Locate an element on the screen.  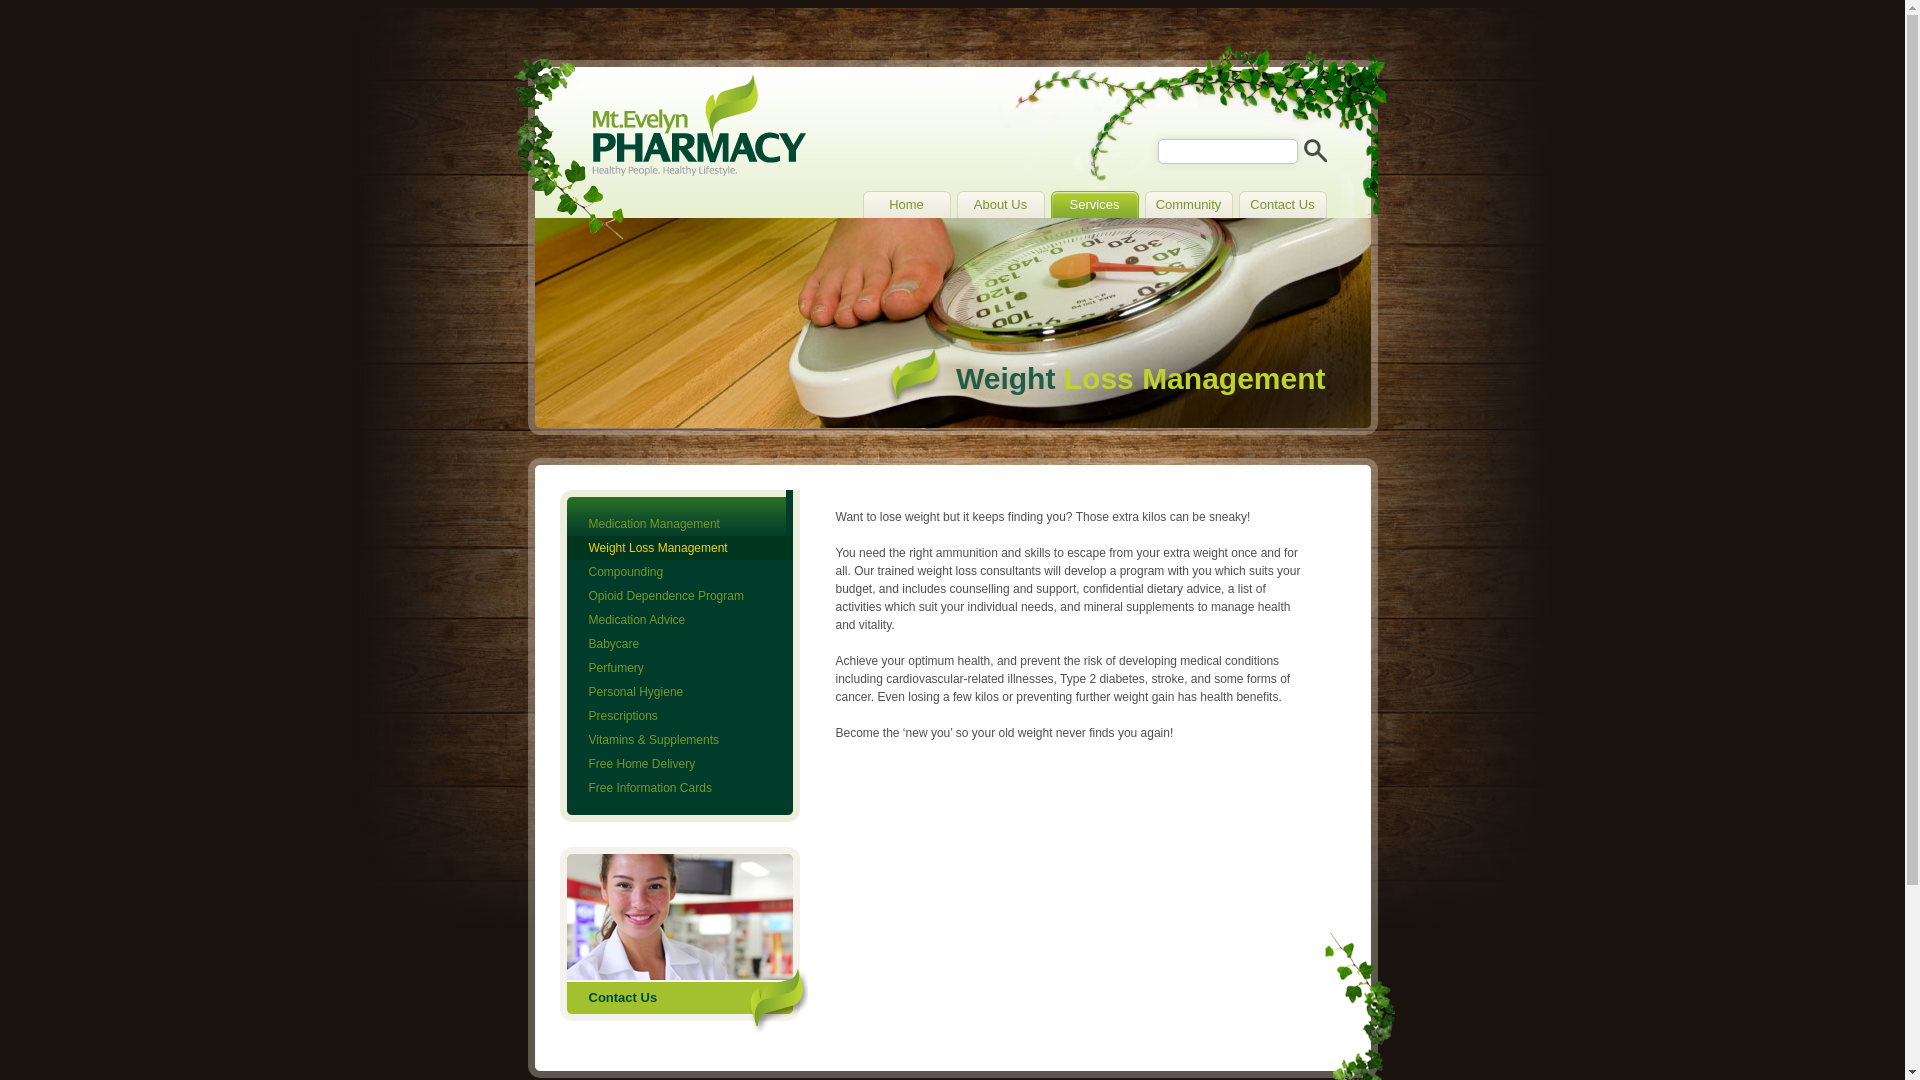
'Medication Management' is located at coordinates (678, 523).